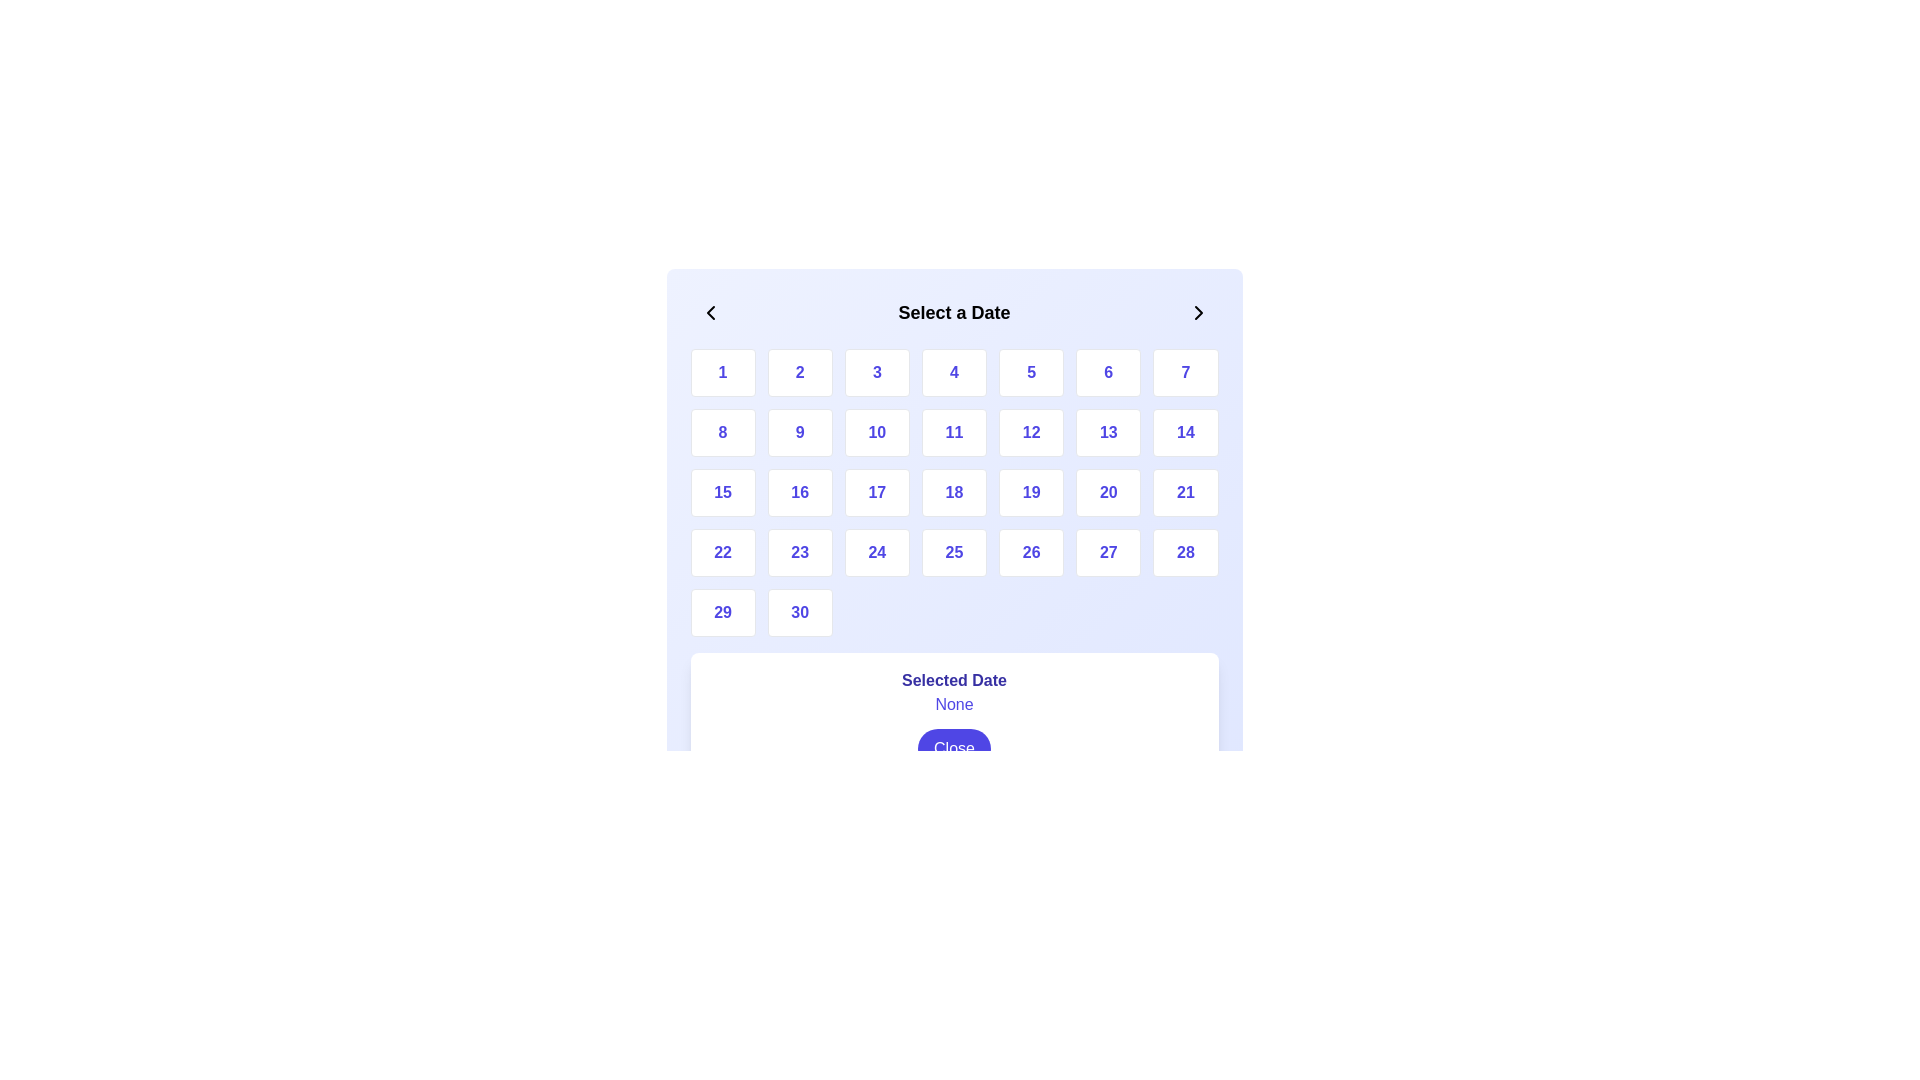 This screenshot has height=1080, width=1920. I want to click on the third button, so click(877, 431).